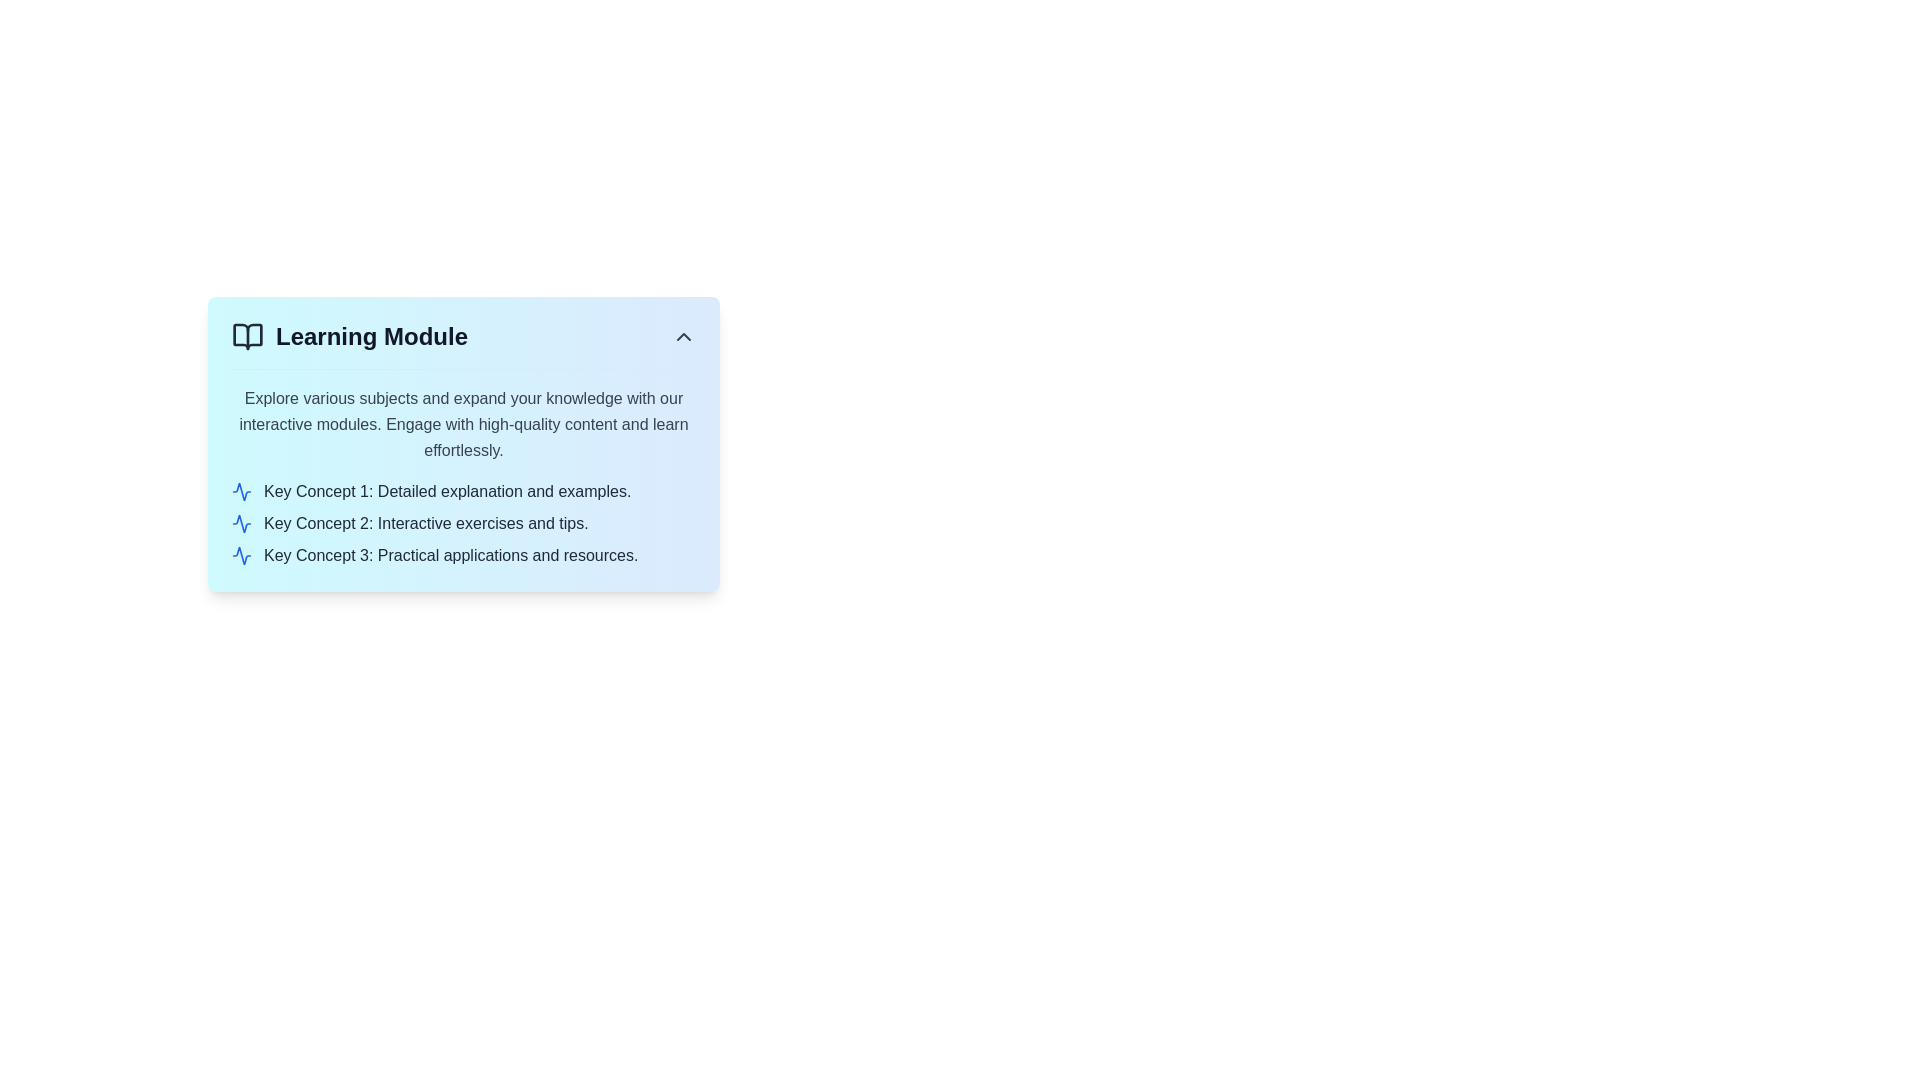 The image size is (1920, 1080). Describe the element at coordinates (450, 555) in the screenshot. I see `the Text Label that serves as a description for a learning module topic, positioned below the section titled 'Learning Module' and inline with a blue icon` at that location.